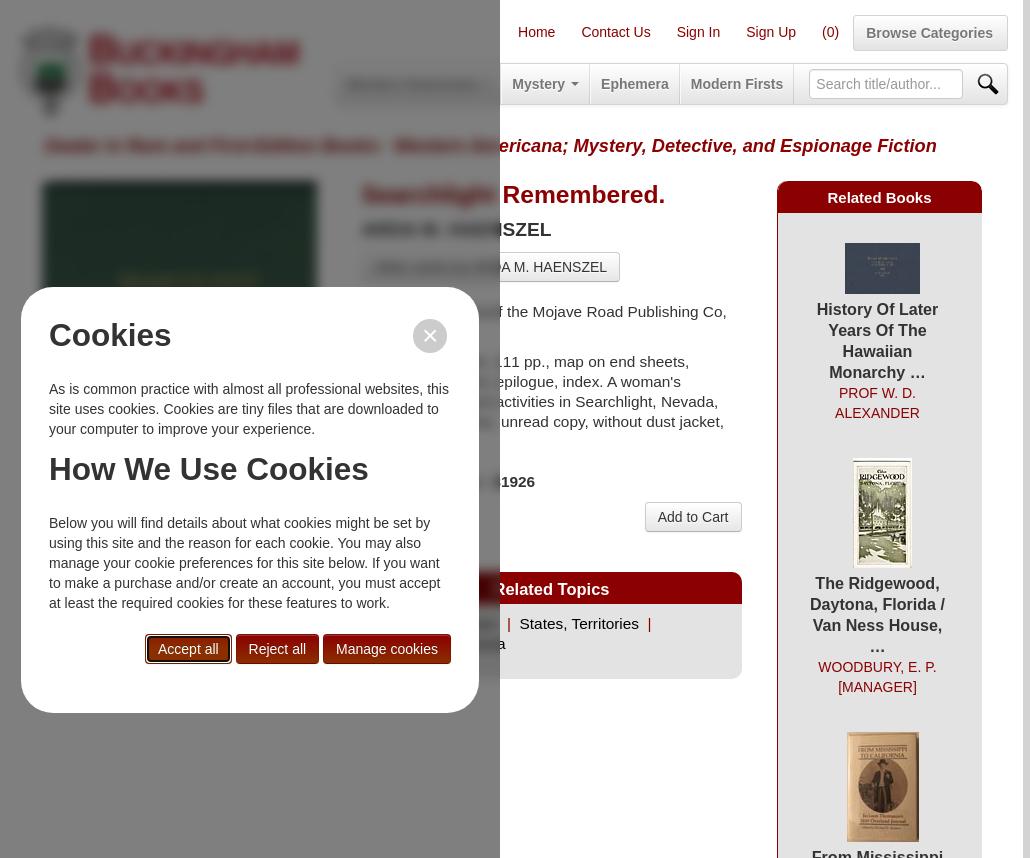 This screenshot has width=1030, height=858. What do you see at coordinates (929, 33) in the screenshot?
I see `'Browse Categories'` at bounding box center [929, 33].